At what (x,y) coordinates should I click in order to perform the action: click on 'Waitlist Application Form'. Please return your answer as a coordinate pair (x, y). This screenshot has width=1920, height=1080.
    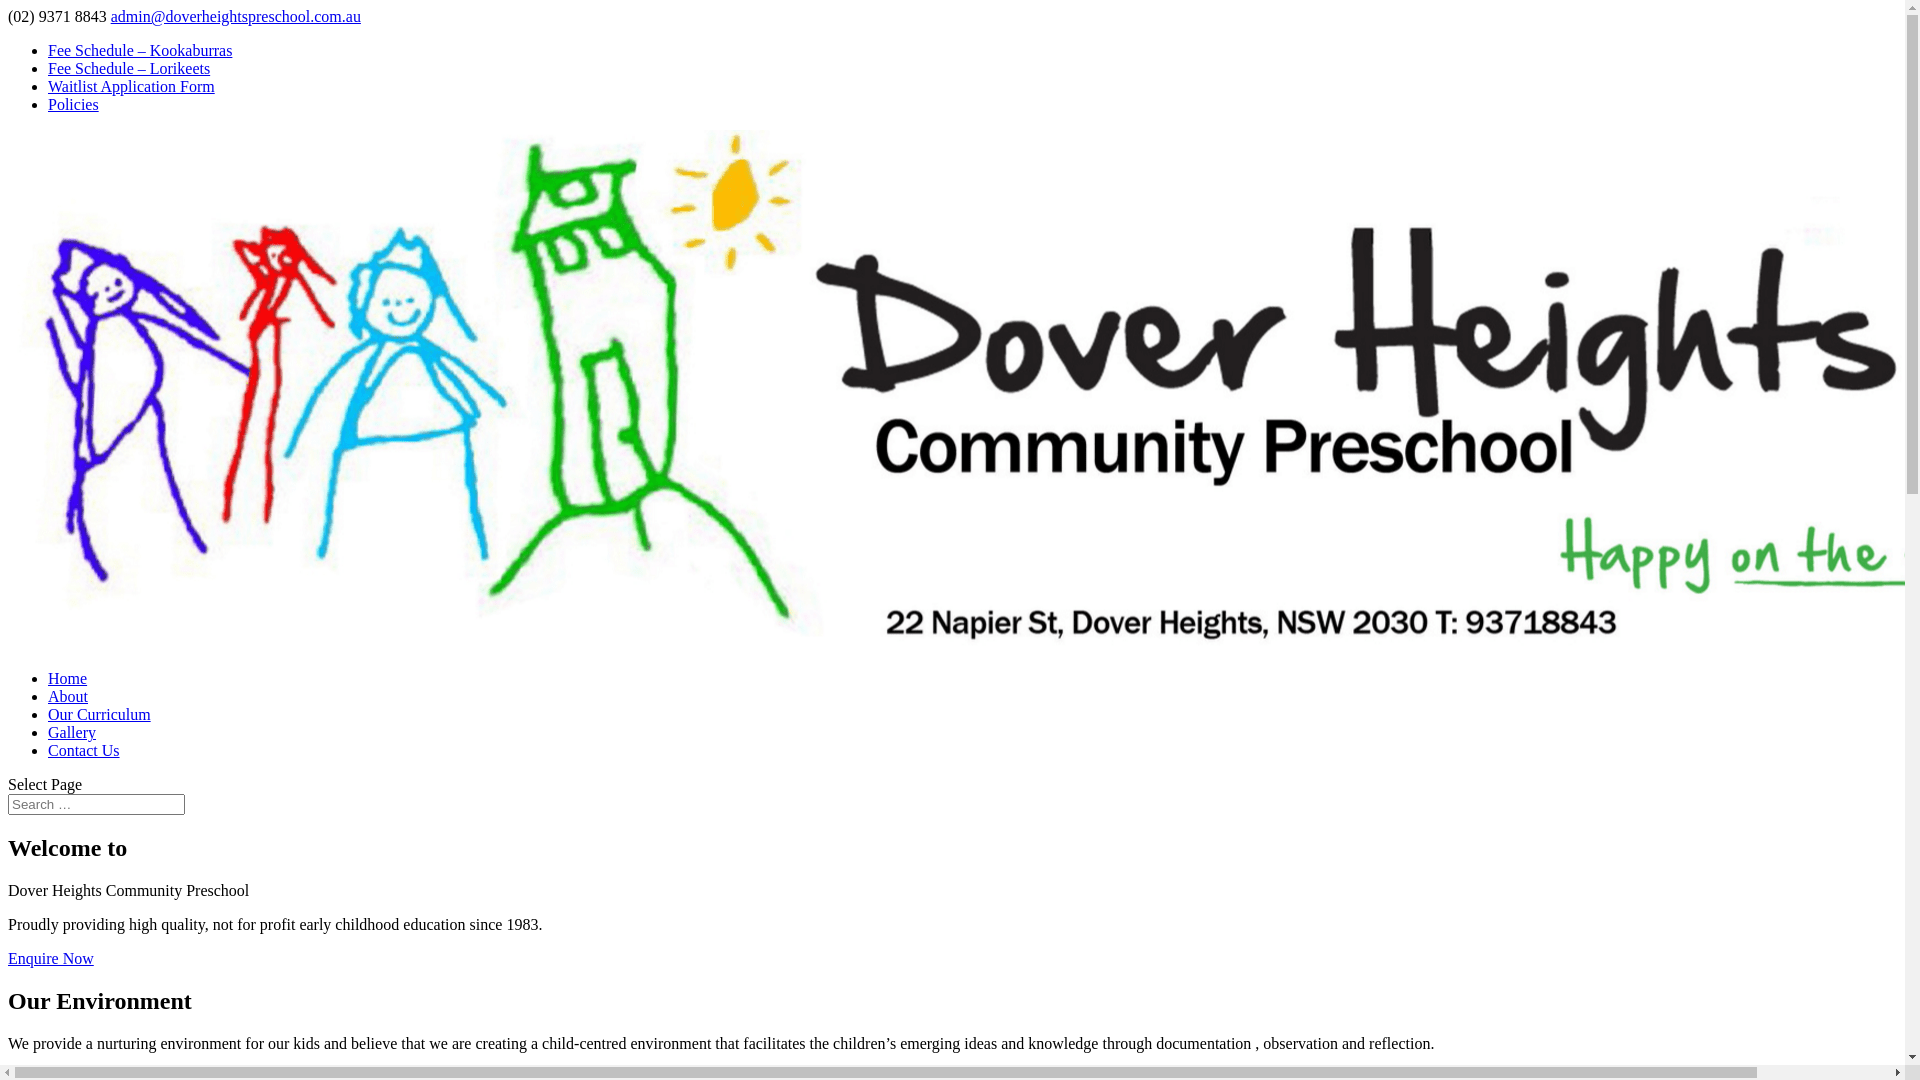
    Looking at the image, I should click on (130, 85).